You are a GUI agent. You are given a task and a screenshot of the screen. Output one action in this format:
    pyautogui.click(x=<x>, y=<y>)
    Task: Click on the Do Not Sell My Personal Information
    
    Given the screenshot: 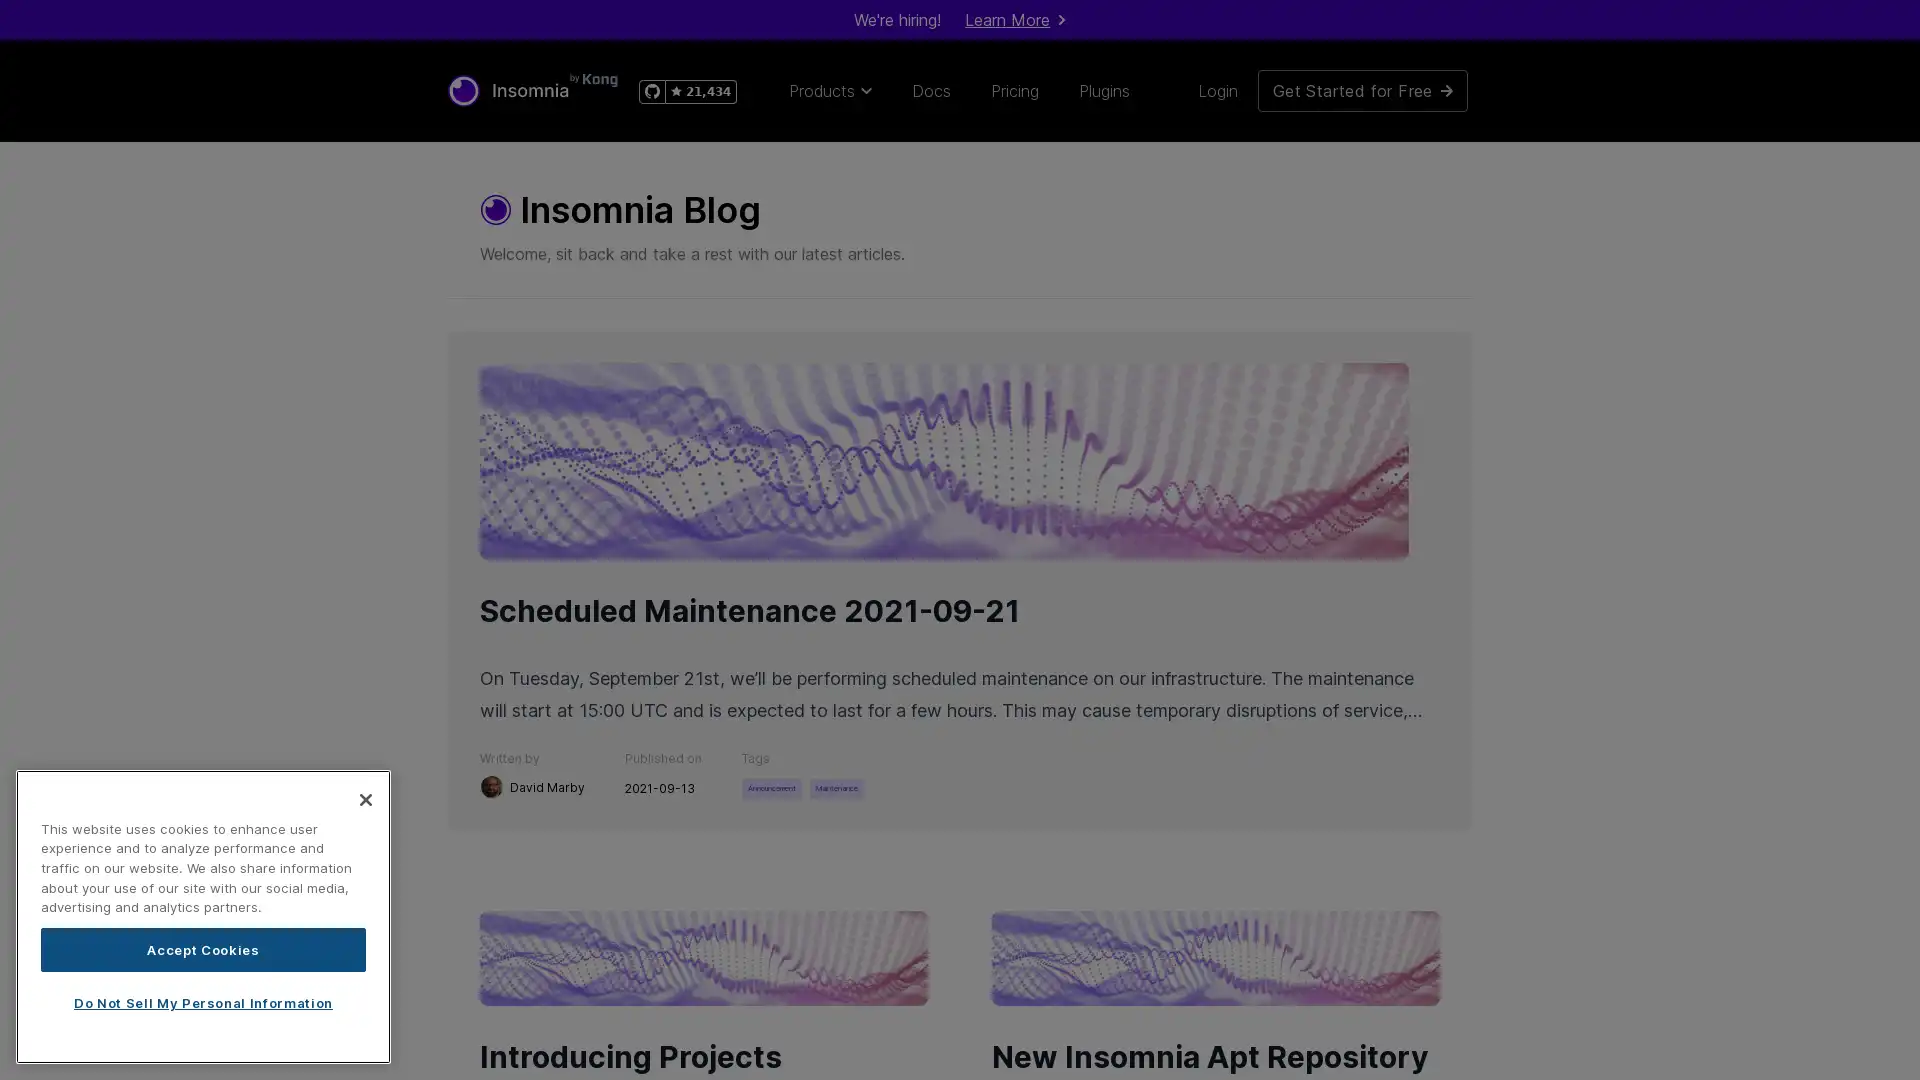 What is the action you would take?
    pyautogui.click(x=203, y=1002)
    